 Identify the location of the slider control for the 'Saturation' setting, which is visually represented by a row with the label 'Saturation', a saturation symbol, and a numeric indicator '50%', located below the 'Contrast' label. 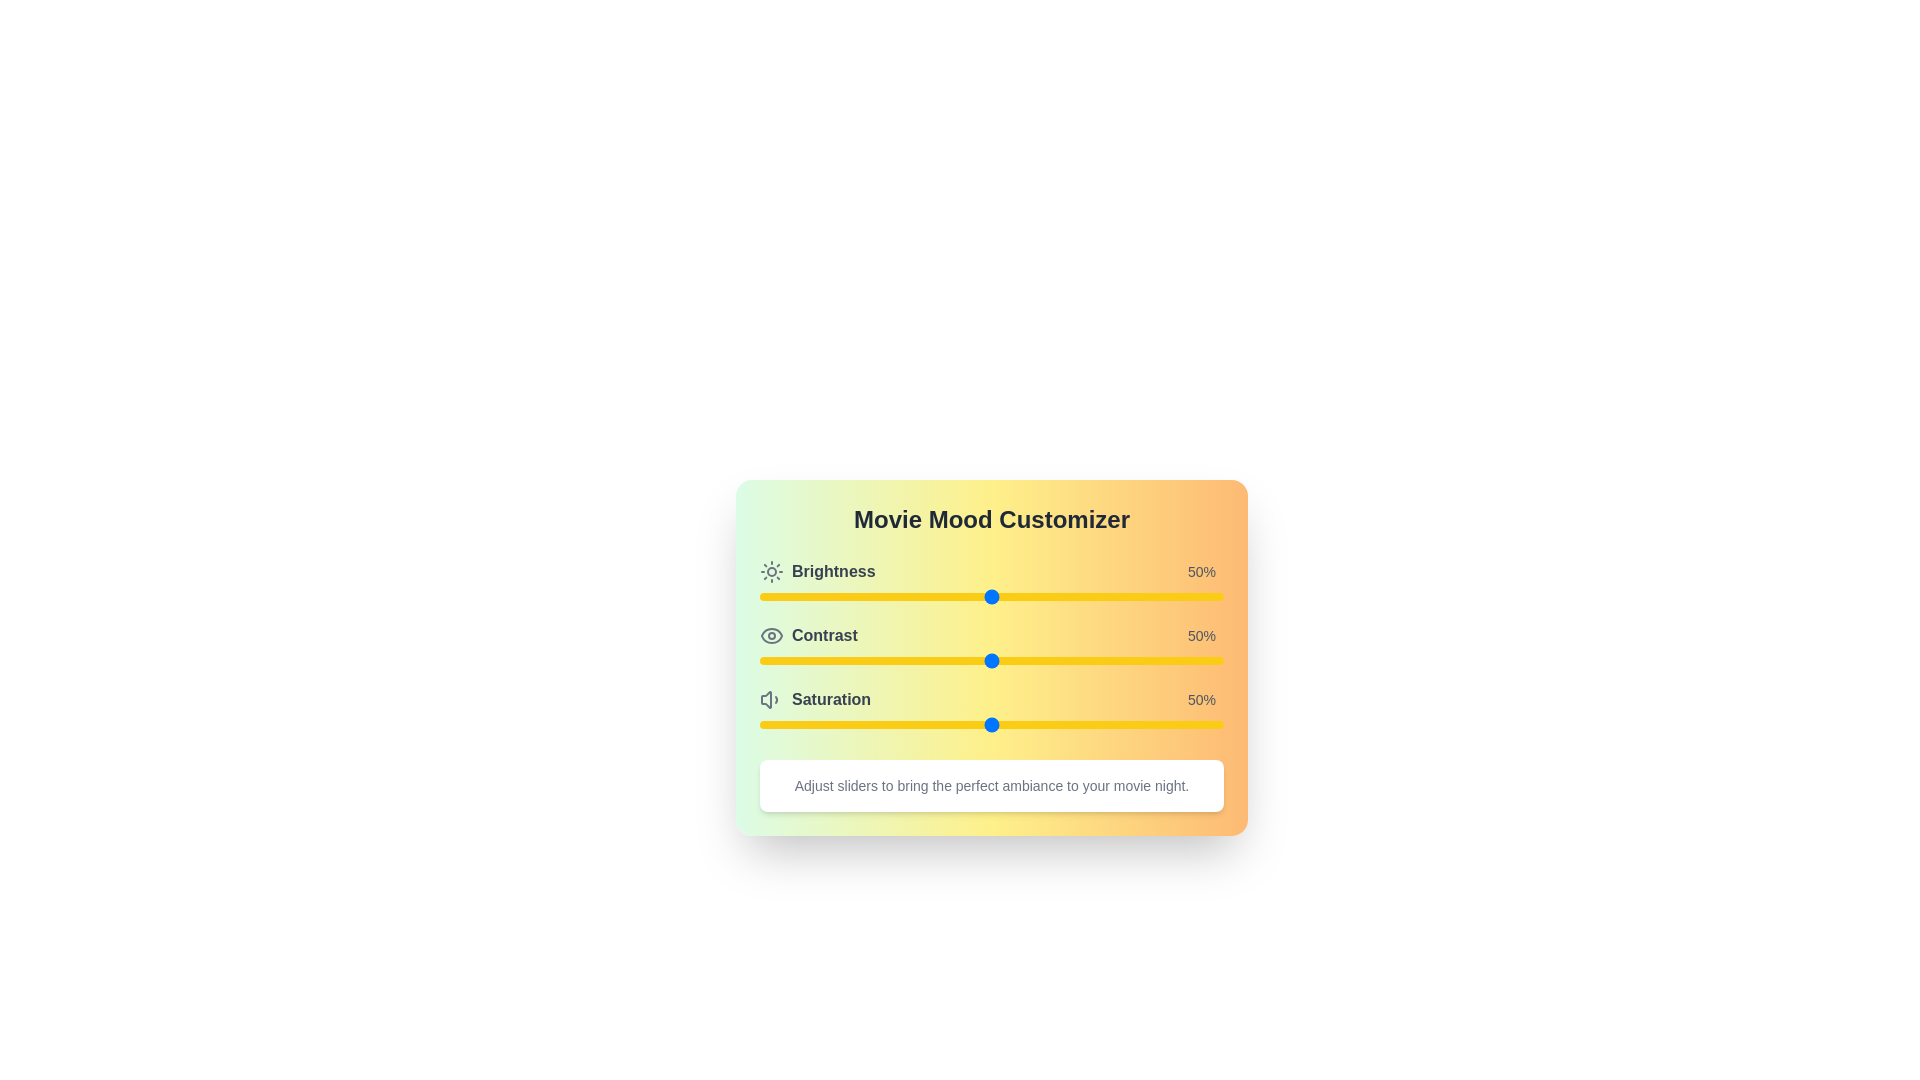
(992, 698).